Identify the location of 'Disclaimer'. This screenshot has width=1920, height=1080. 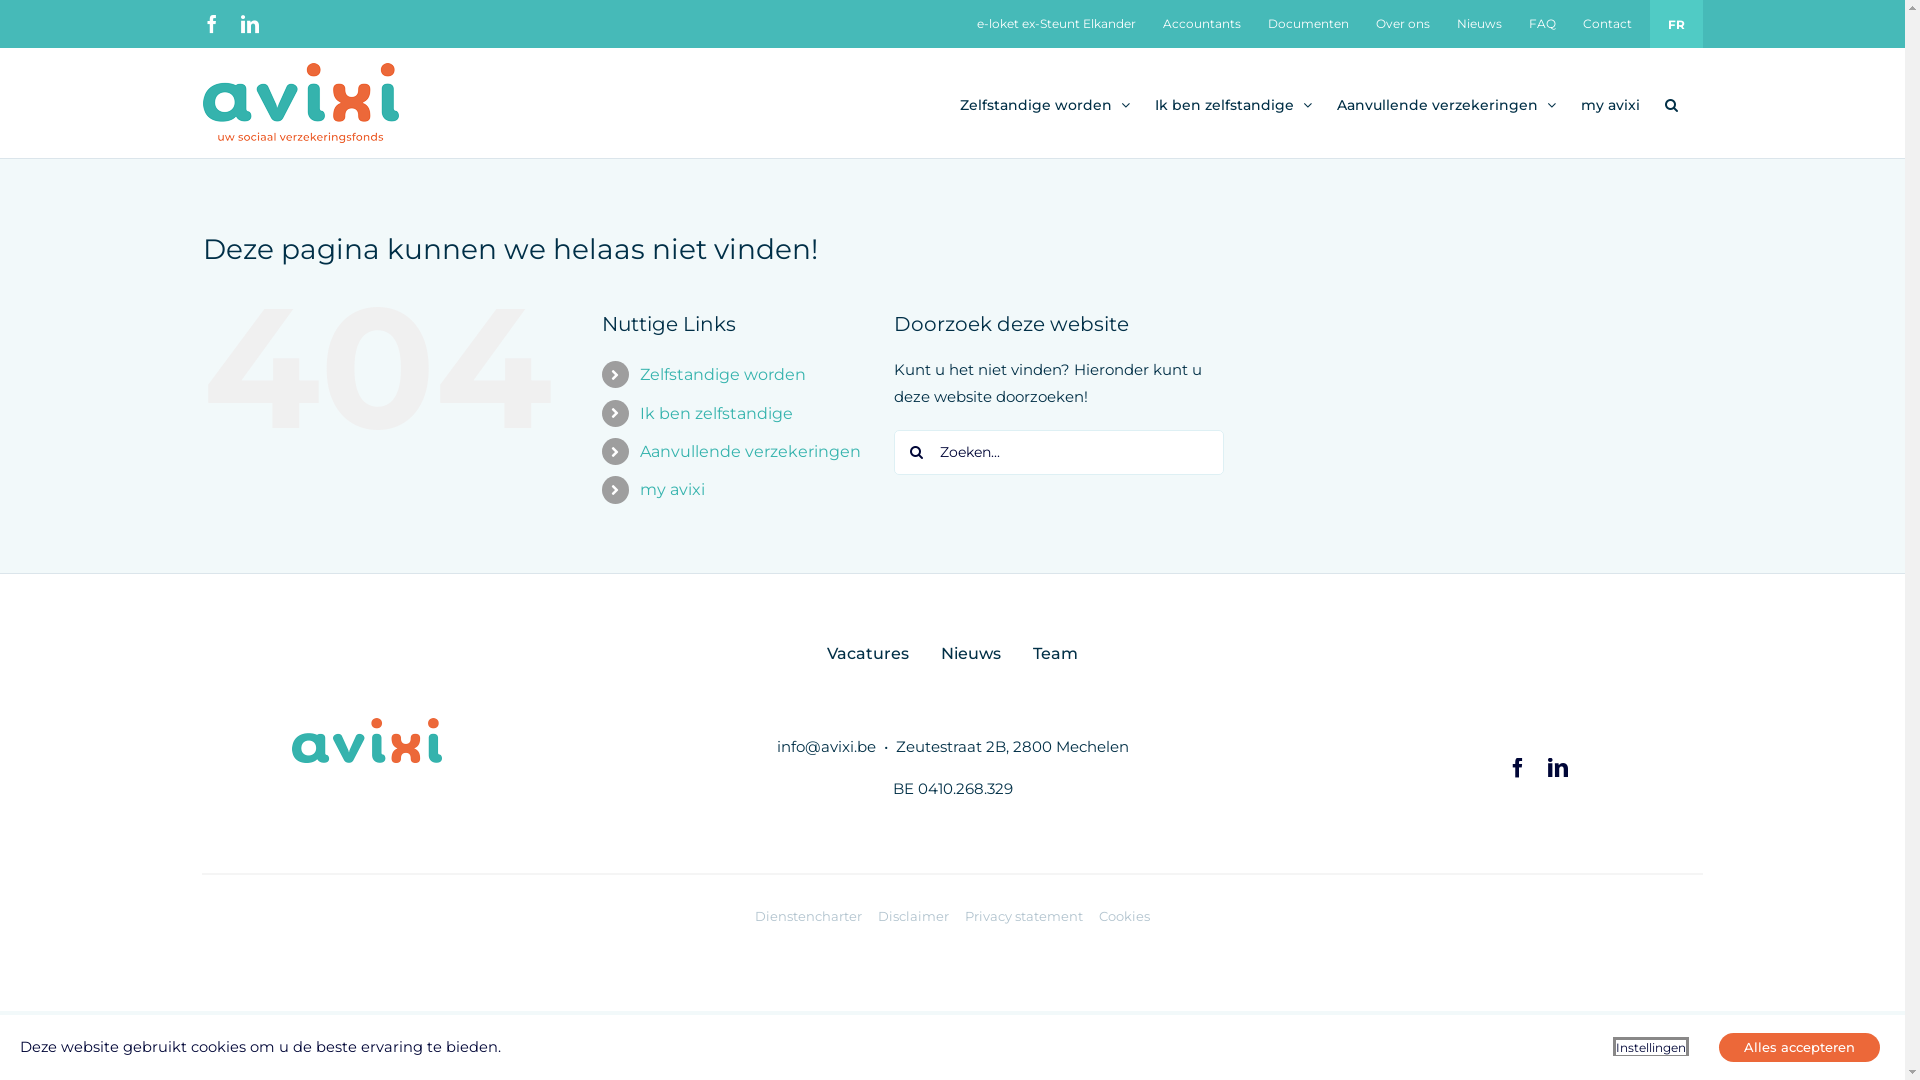
(878, 916).